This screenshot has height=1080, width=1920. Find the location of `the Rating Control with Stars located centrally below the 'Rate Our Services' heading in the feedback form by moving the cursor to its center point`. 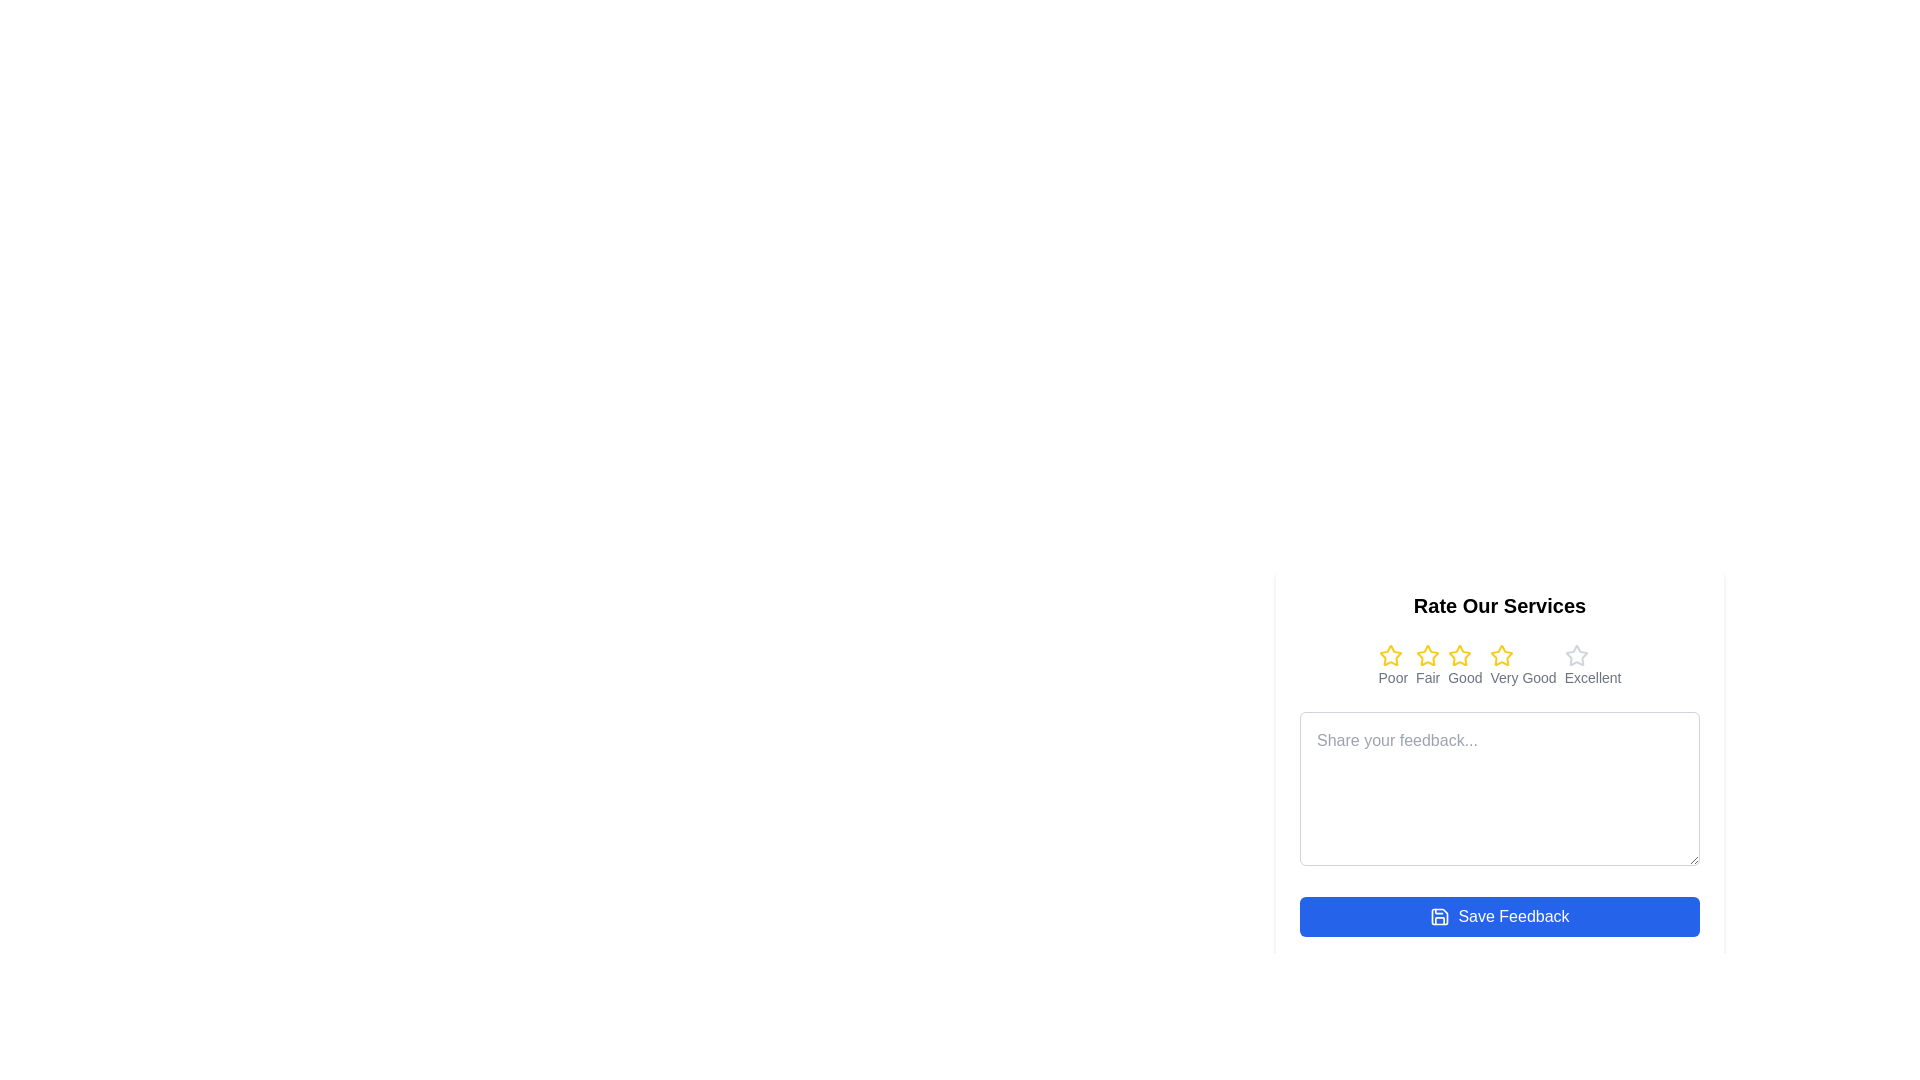

the Rating Control with Stars located centrally below the 'Rate Our Services' heading in the feedback form by moving the cursor to its center point is located at coordinates (1499, 666).